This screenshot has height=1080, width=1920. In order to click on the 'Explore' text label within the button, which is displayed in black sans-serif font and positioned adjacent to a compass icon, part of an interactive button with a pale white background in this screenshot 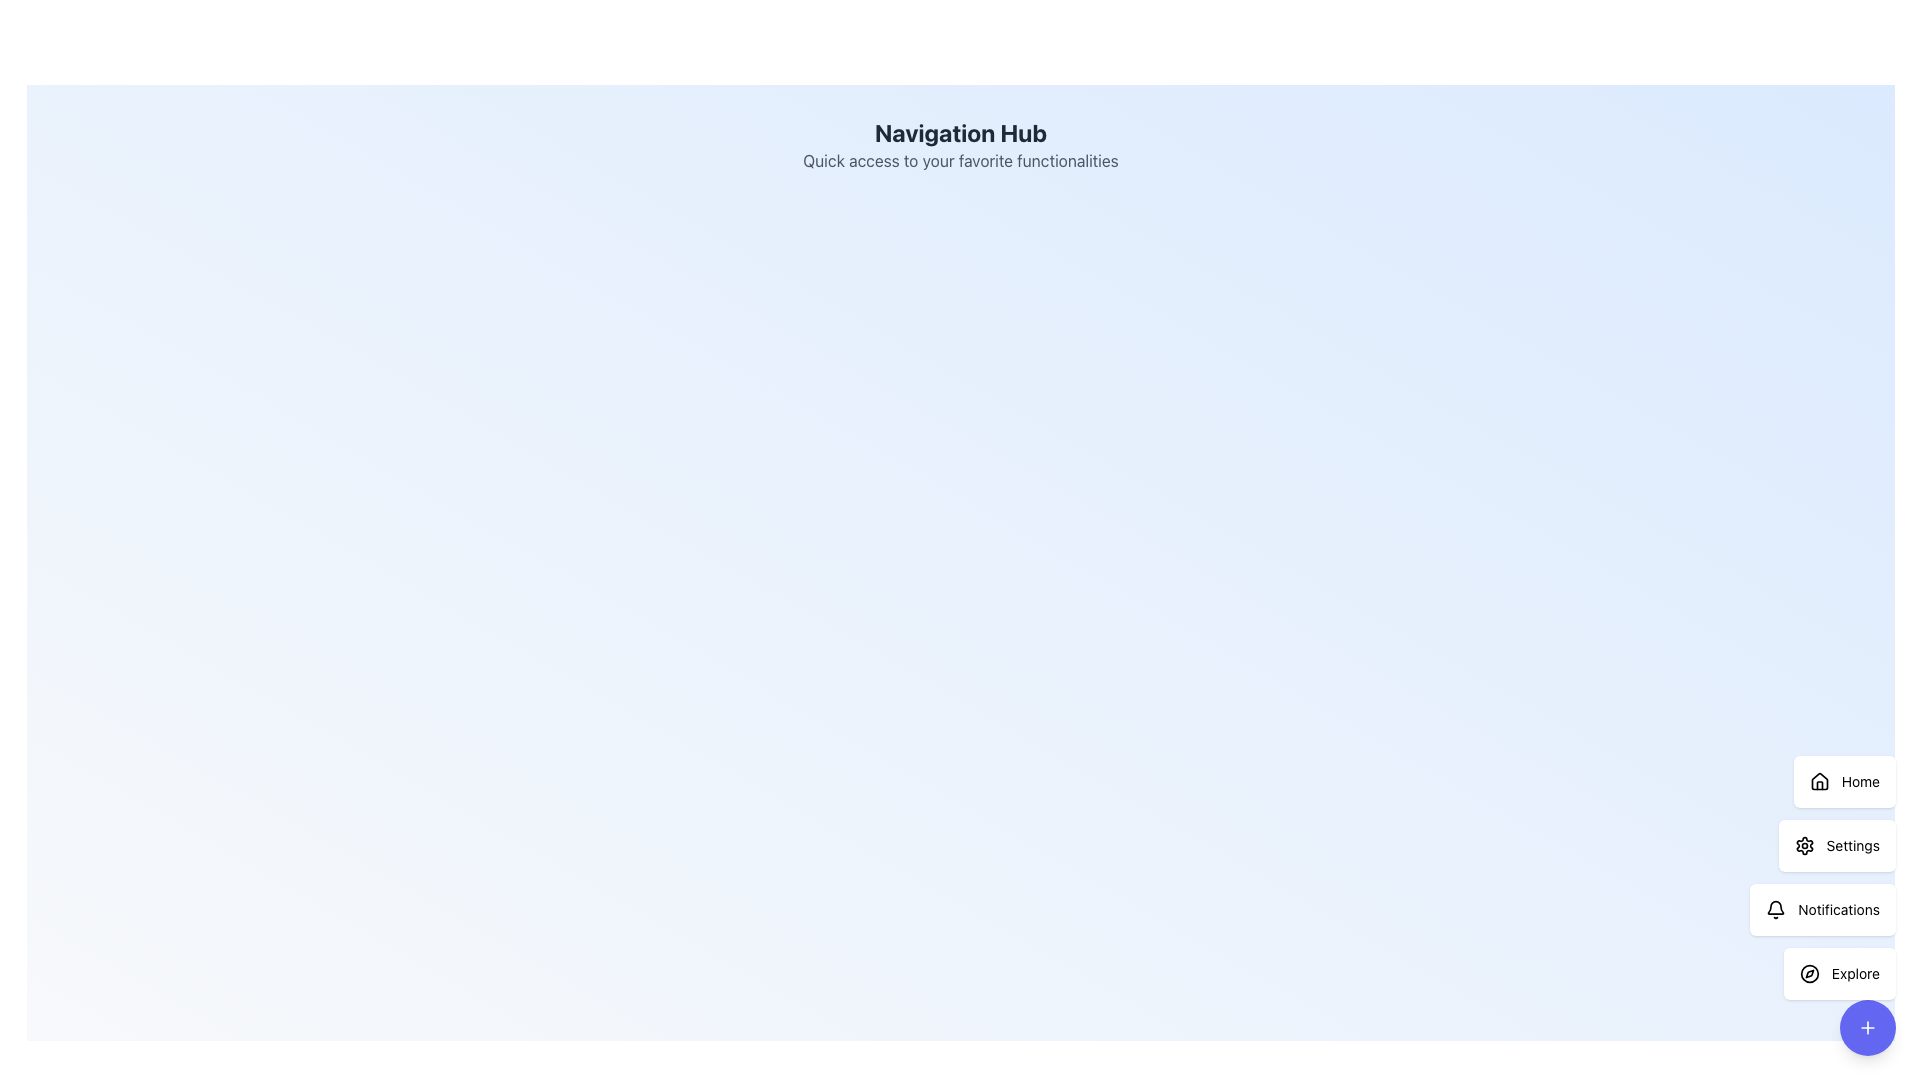, I will do `click(1854, 973)`.